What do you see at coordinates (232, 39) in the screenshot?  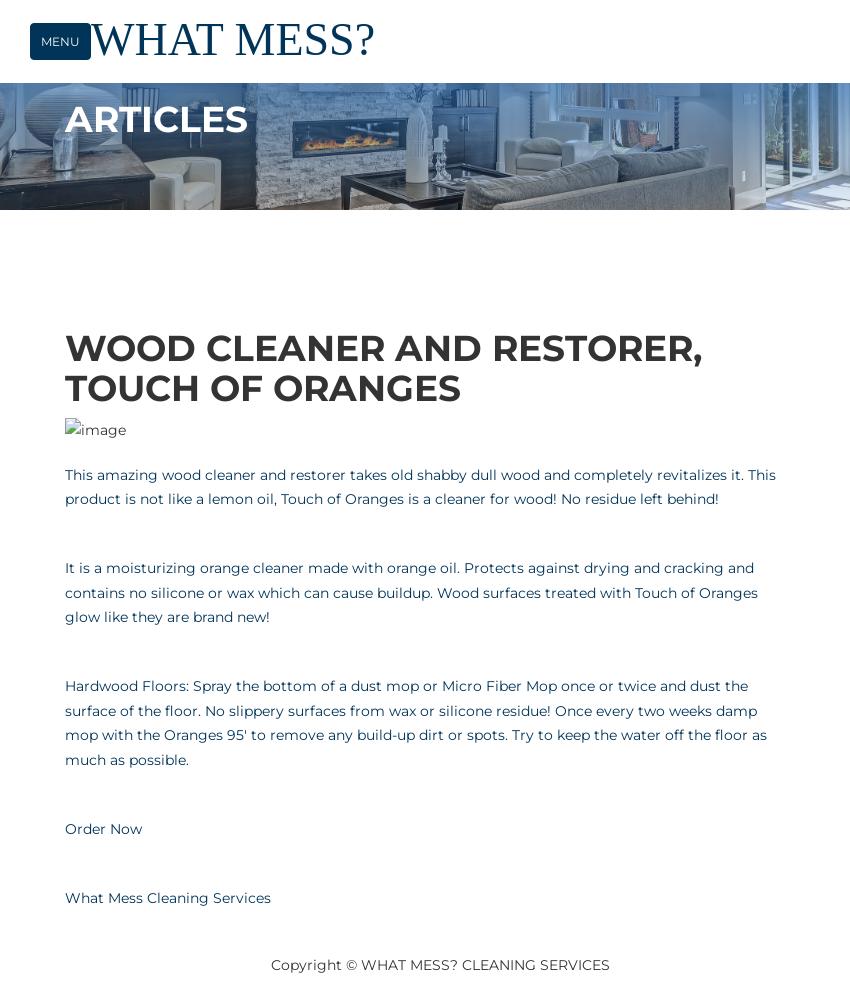 I see `'WHAT MESS?'` at bounding box center [232, 39].